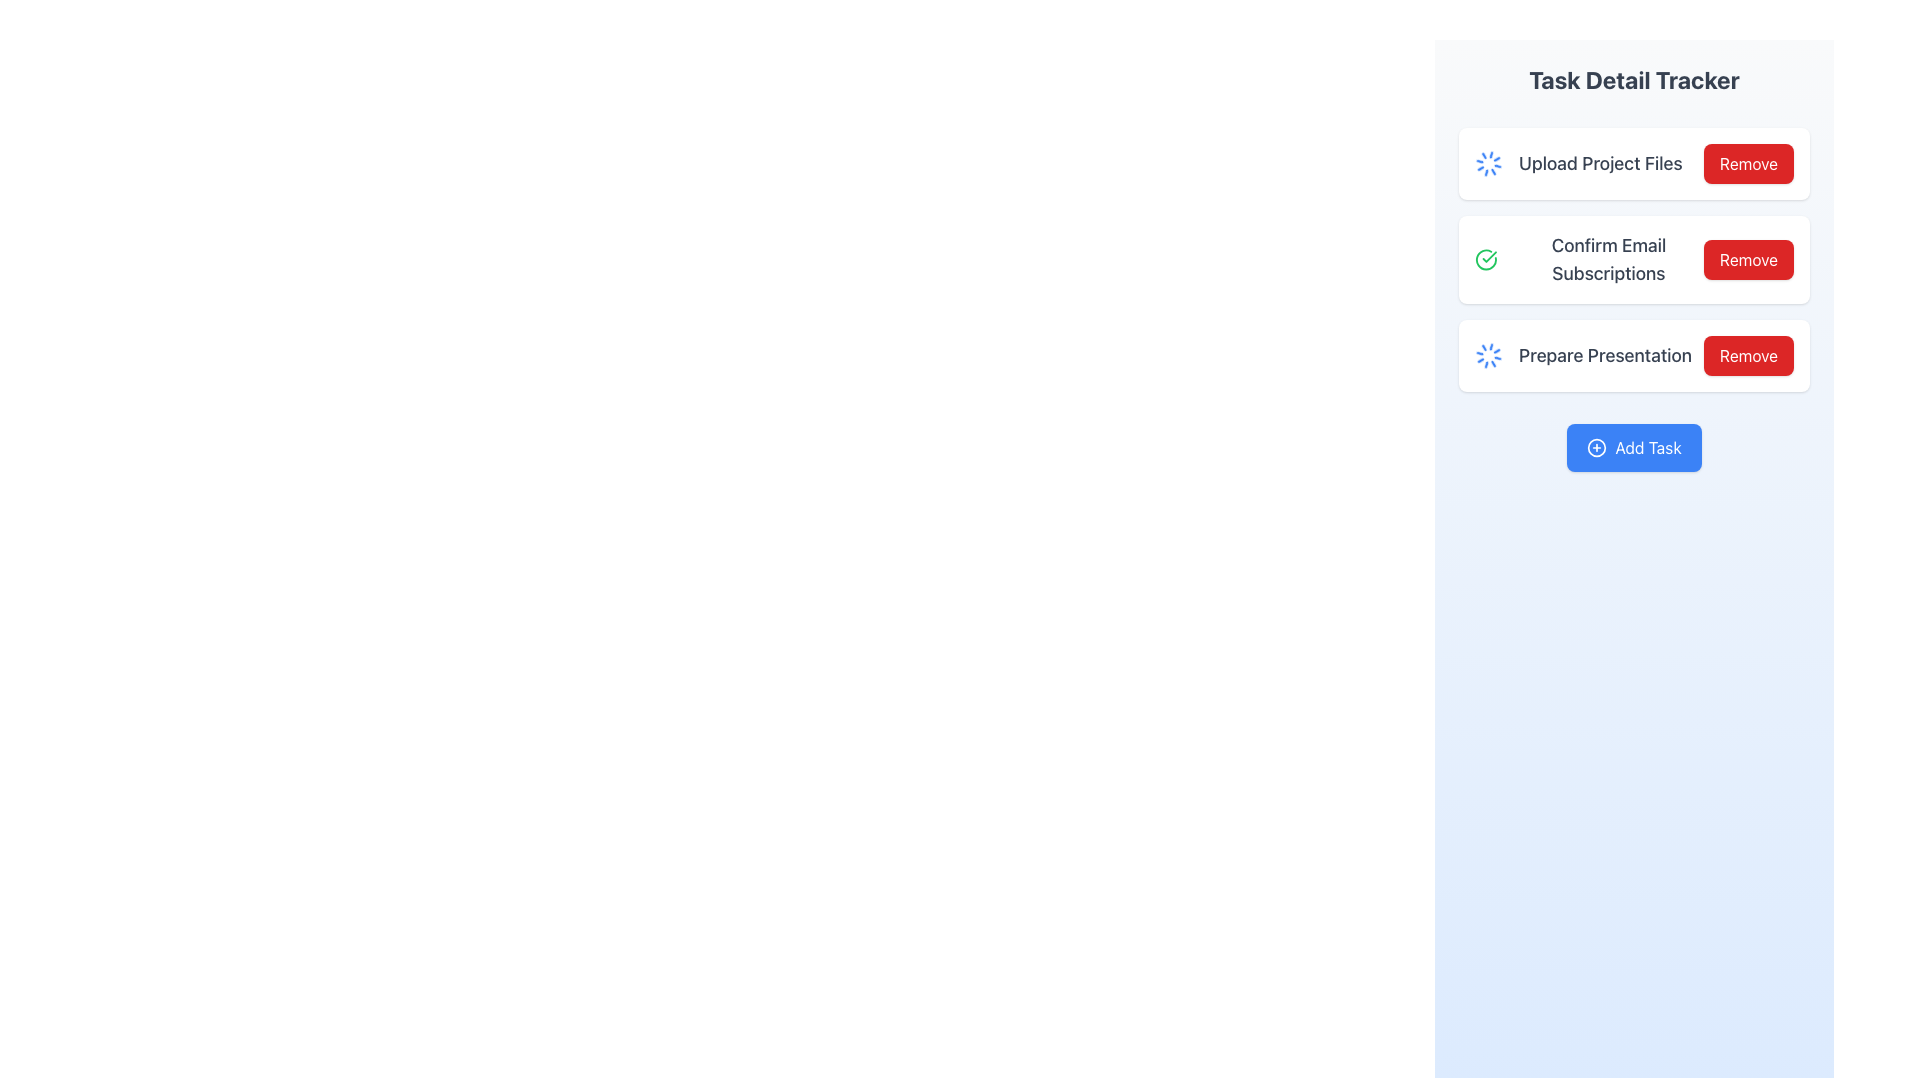 Image resolution: width=1920 pixels, height=1080 pixels. I want to click on the circular SVG element representing the 'Add Task' button, located at the bottom section of the task tracker panel, so click(1596, 446).